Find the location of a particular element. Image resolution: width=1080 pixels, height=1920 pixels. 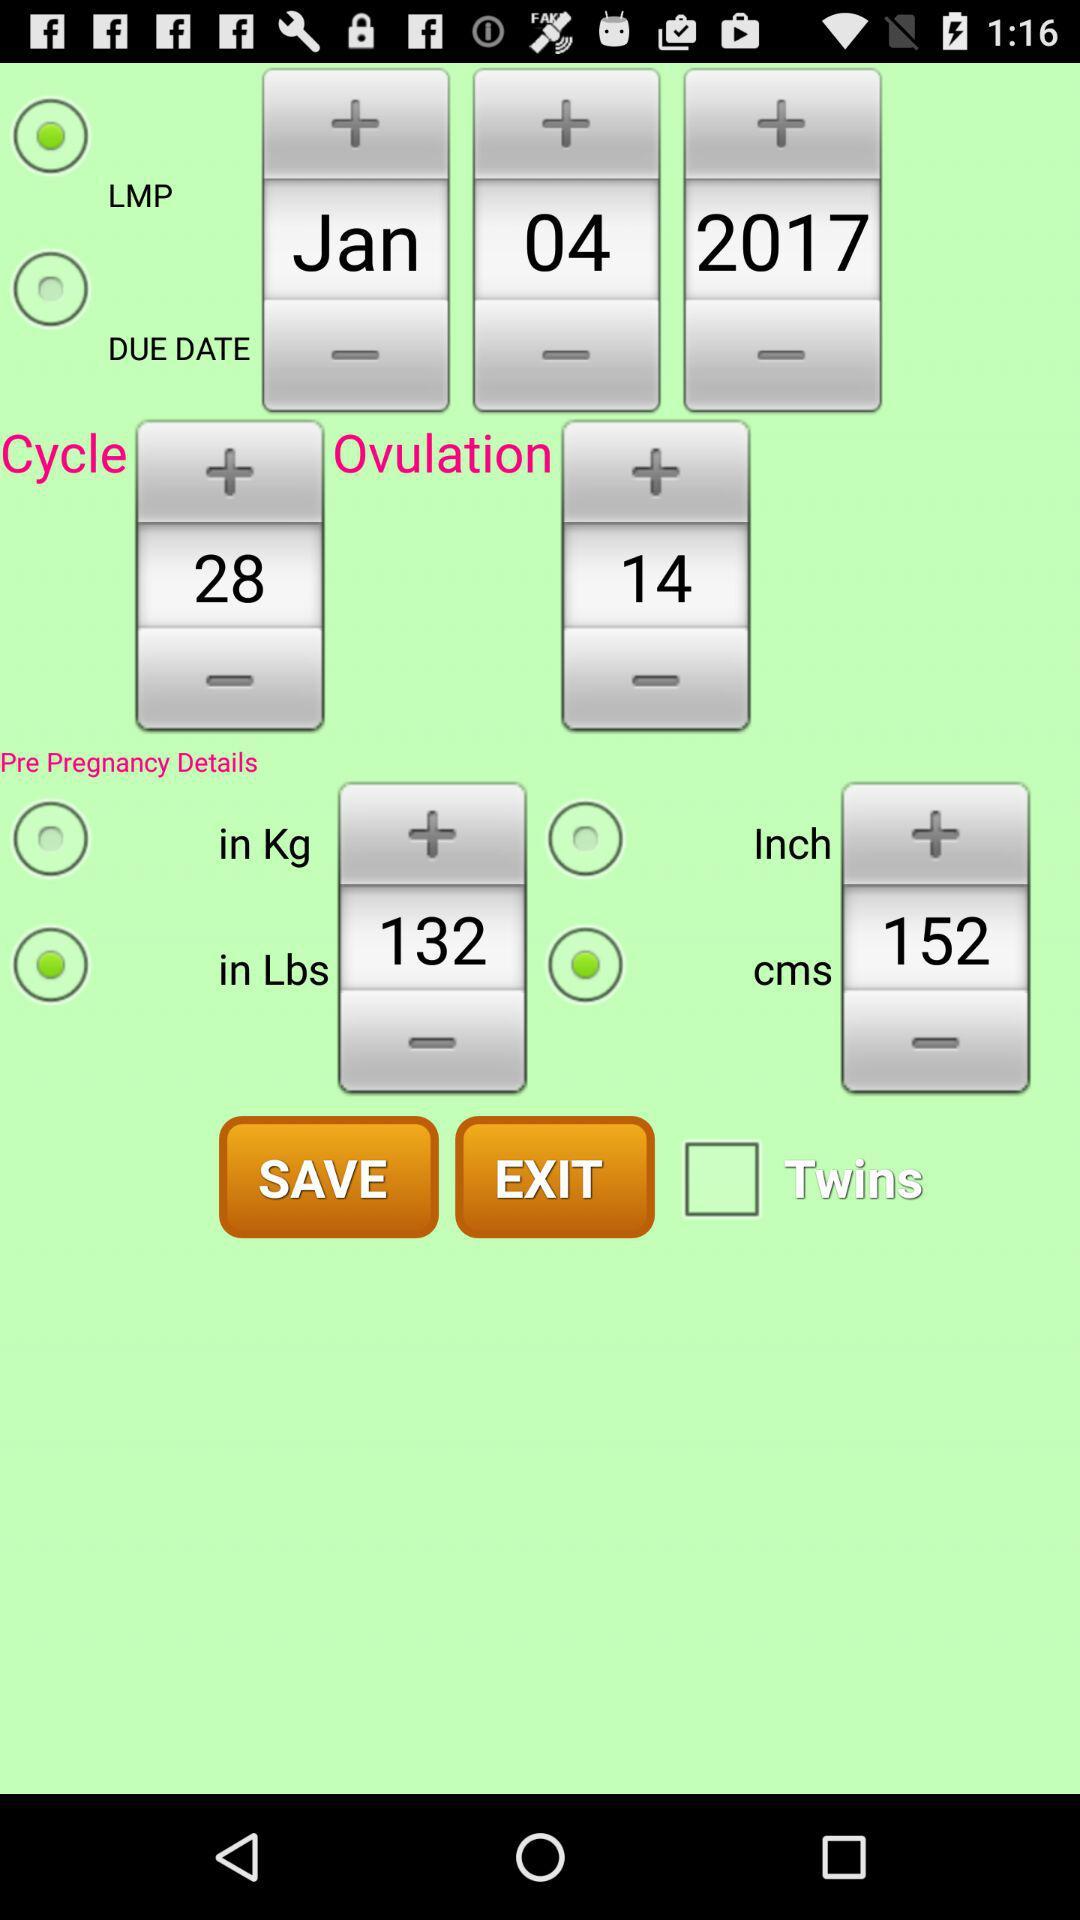

increase ovulation number is located at coordinates (655, 468).